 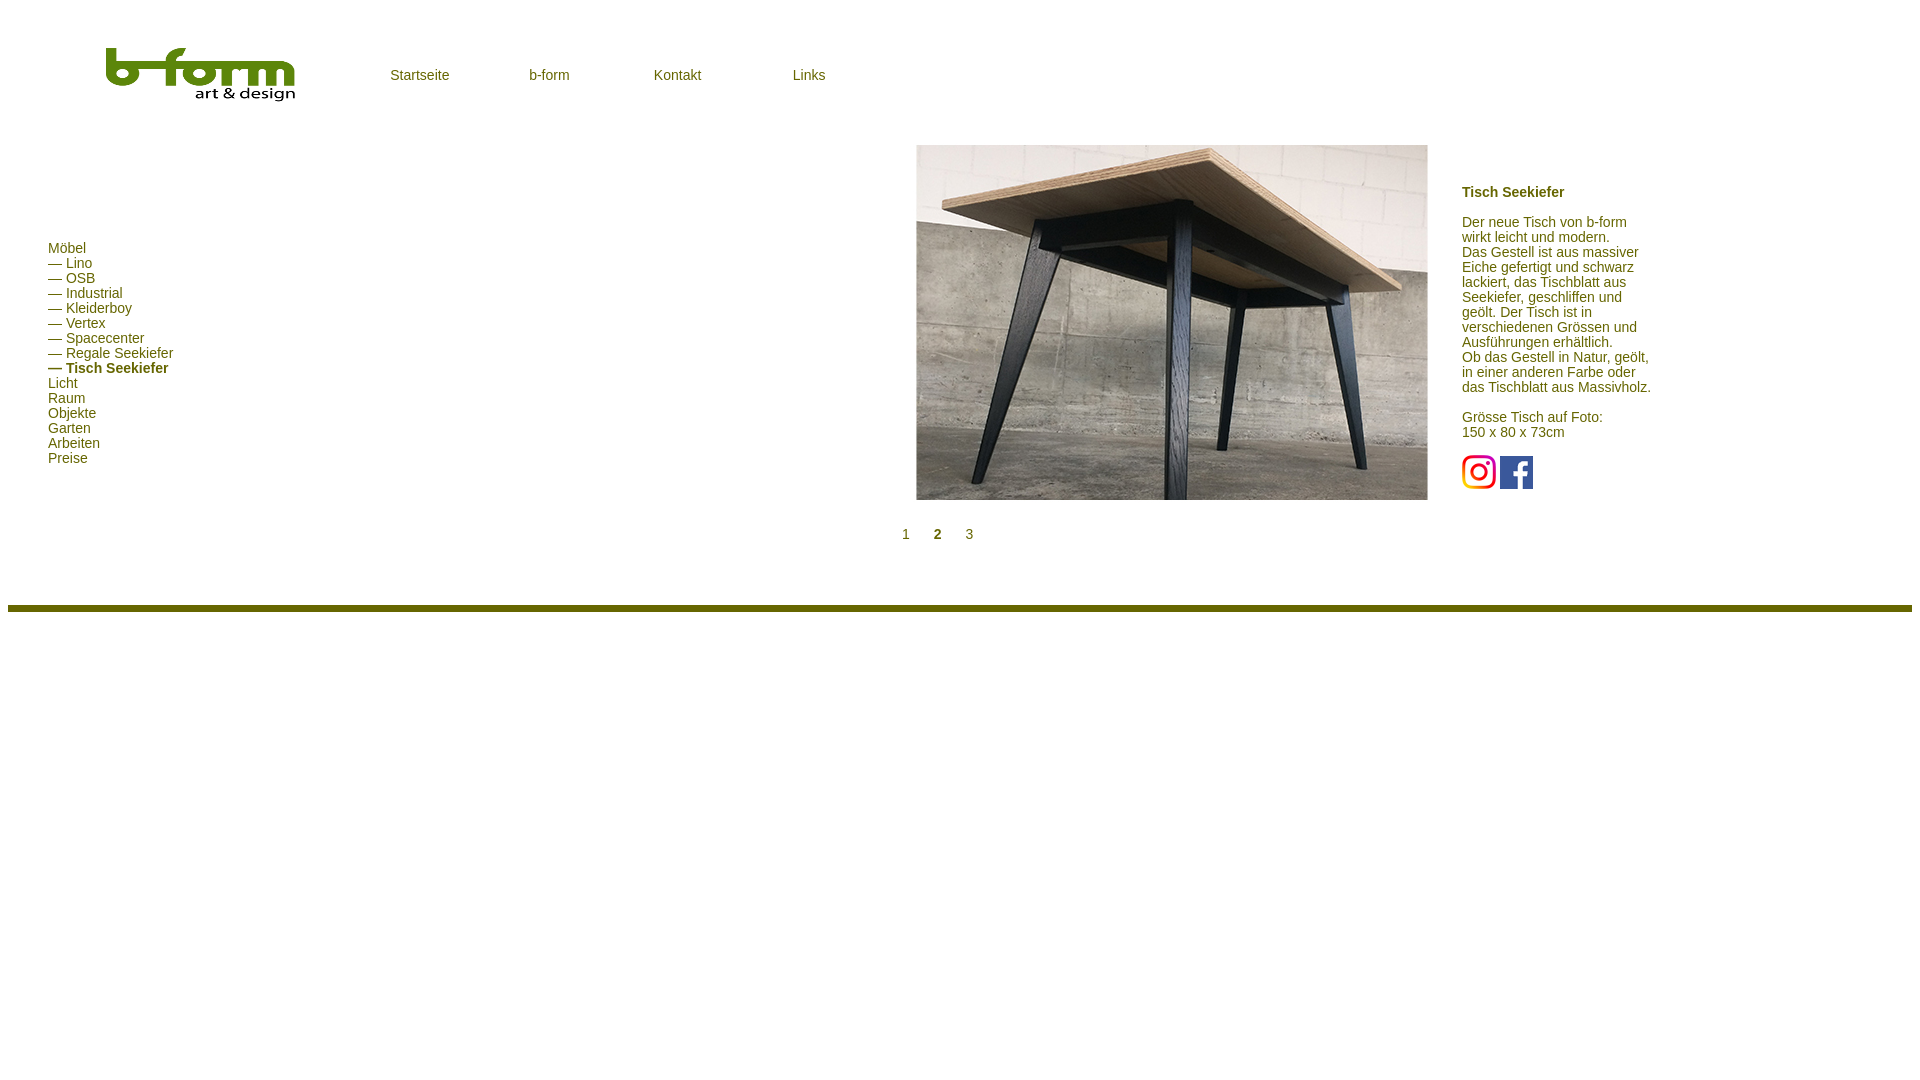 I want to click on 'Arbeiten', so click(x=63, y=442).